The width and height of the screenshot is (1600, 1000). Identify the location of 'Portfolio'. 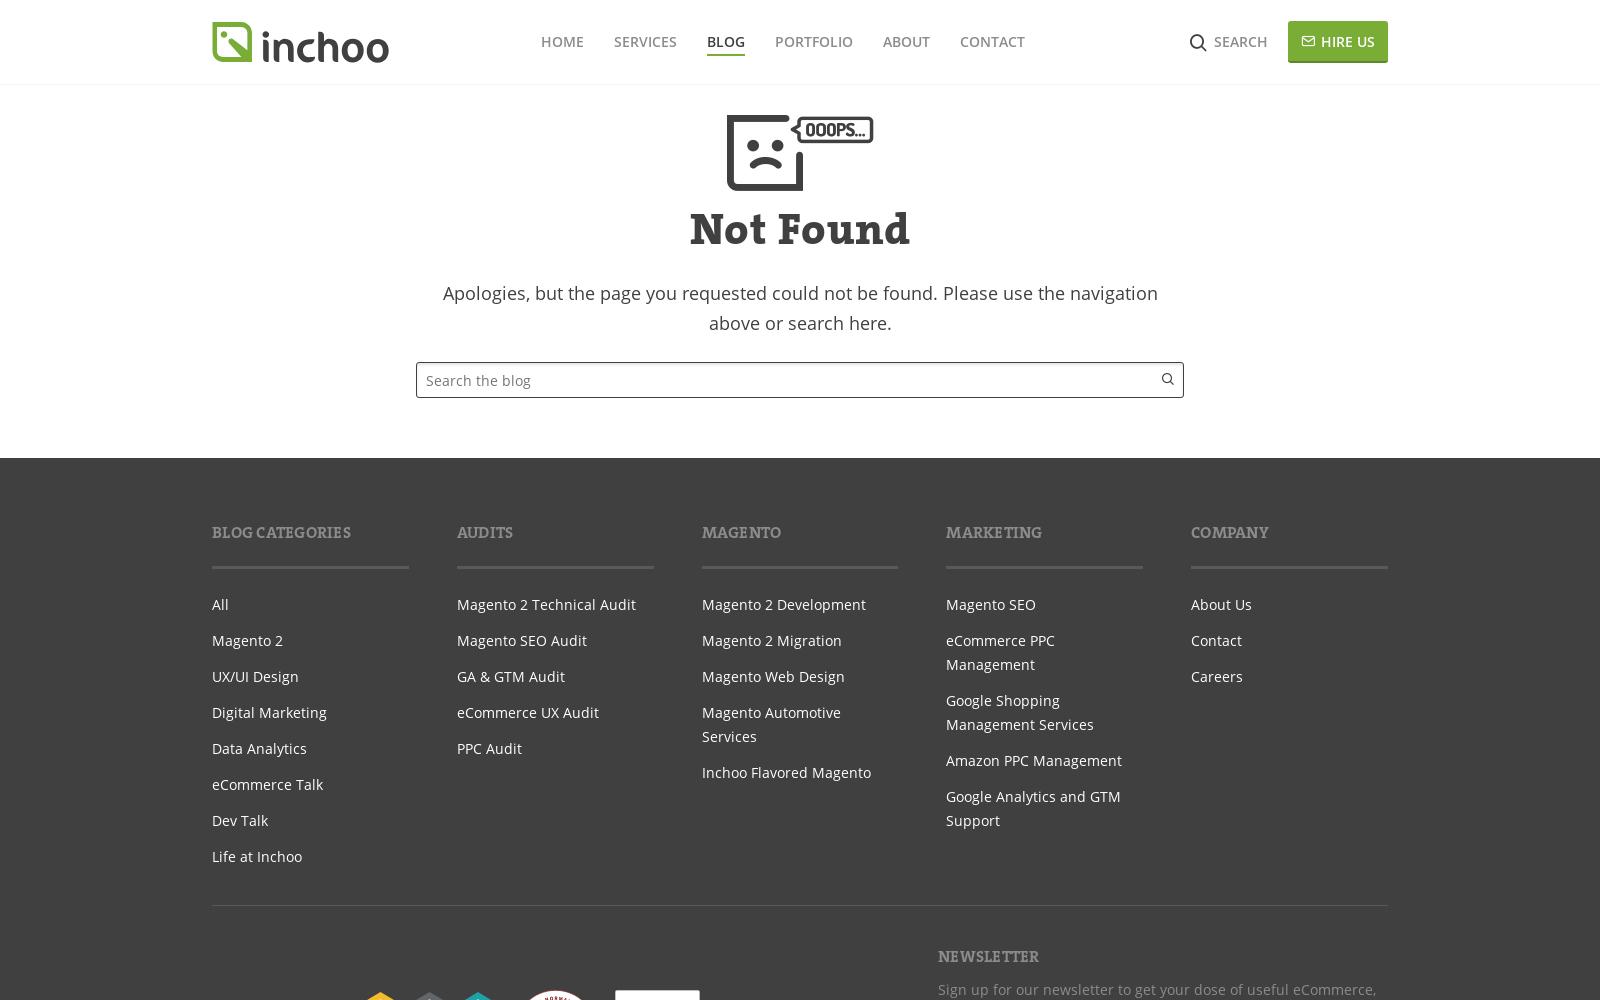
(811, 41).